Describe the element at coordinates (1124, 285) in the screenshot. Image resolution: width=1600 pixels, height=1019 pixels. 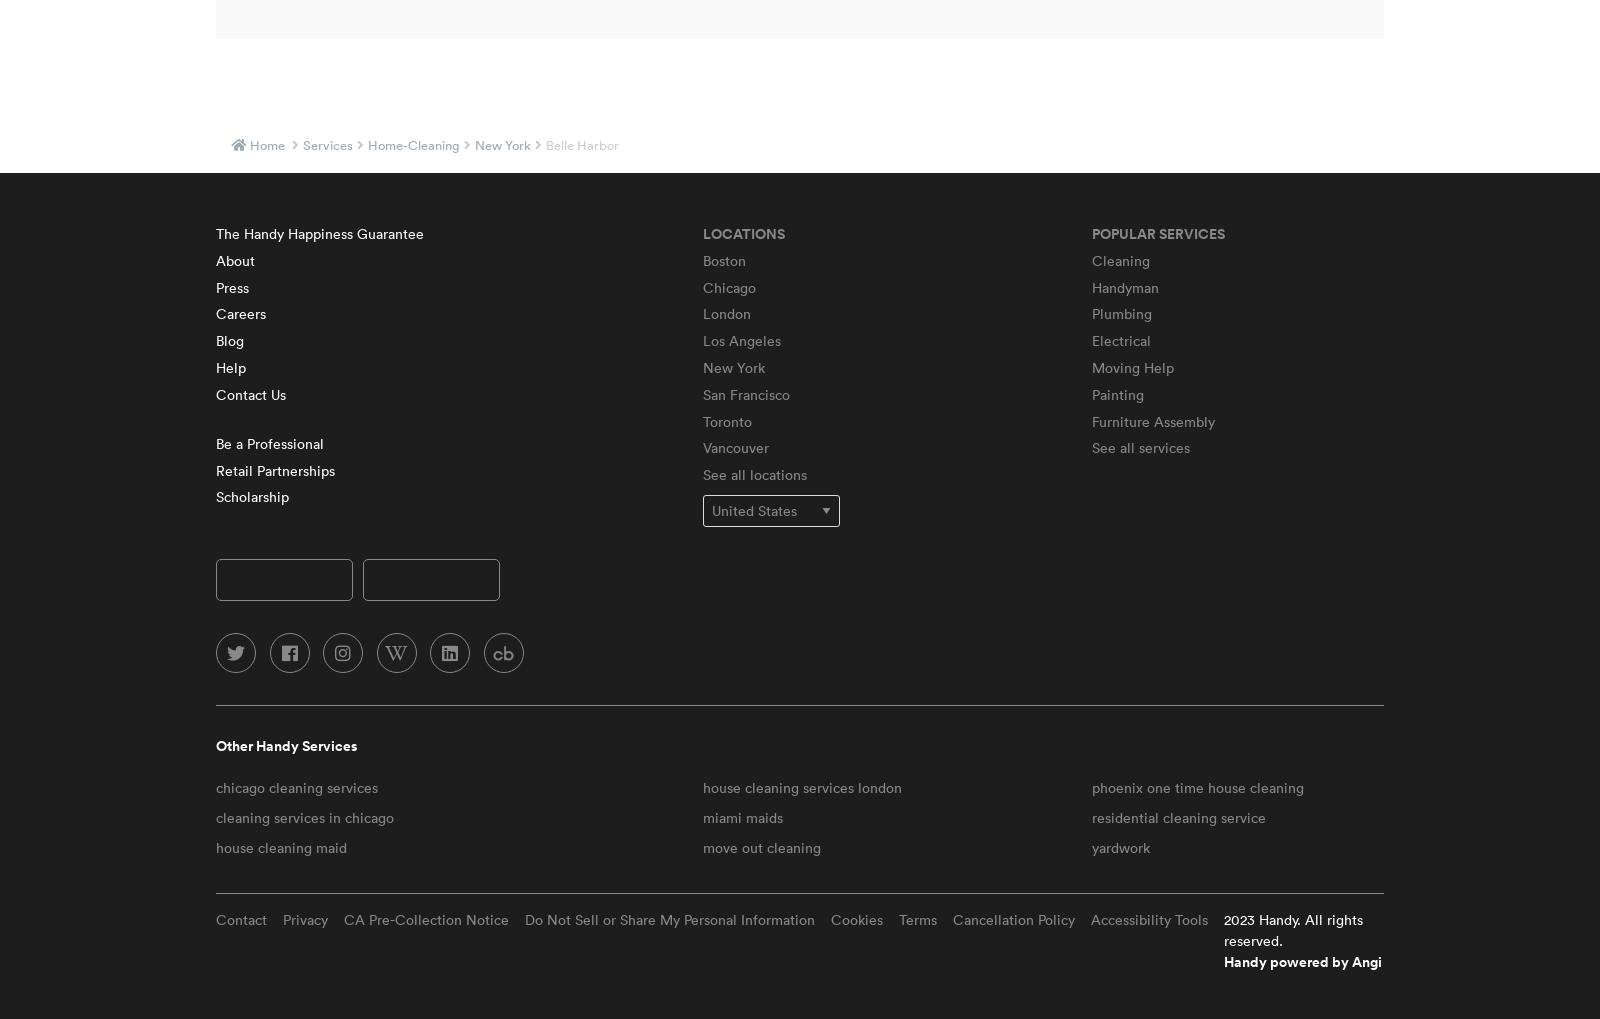
I see `'Handyman'` at that location.